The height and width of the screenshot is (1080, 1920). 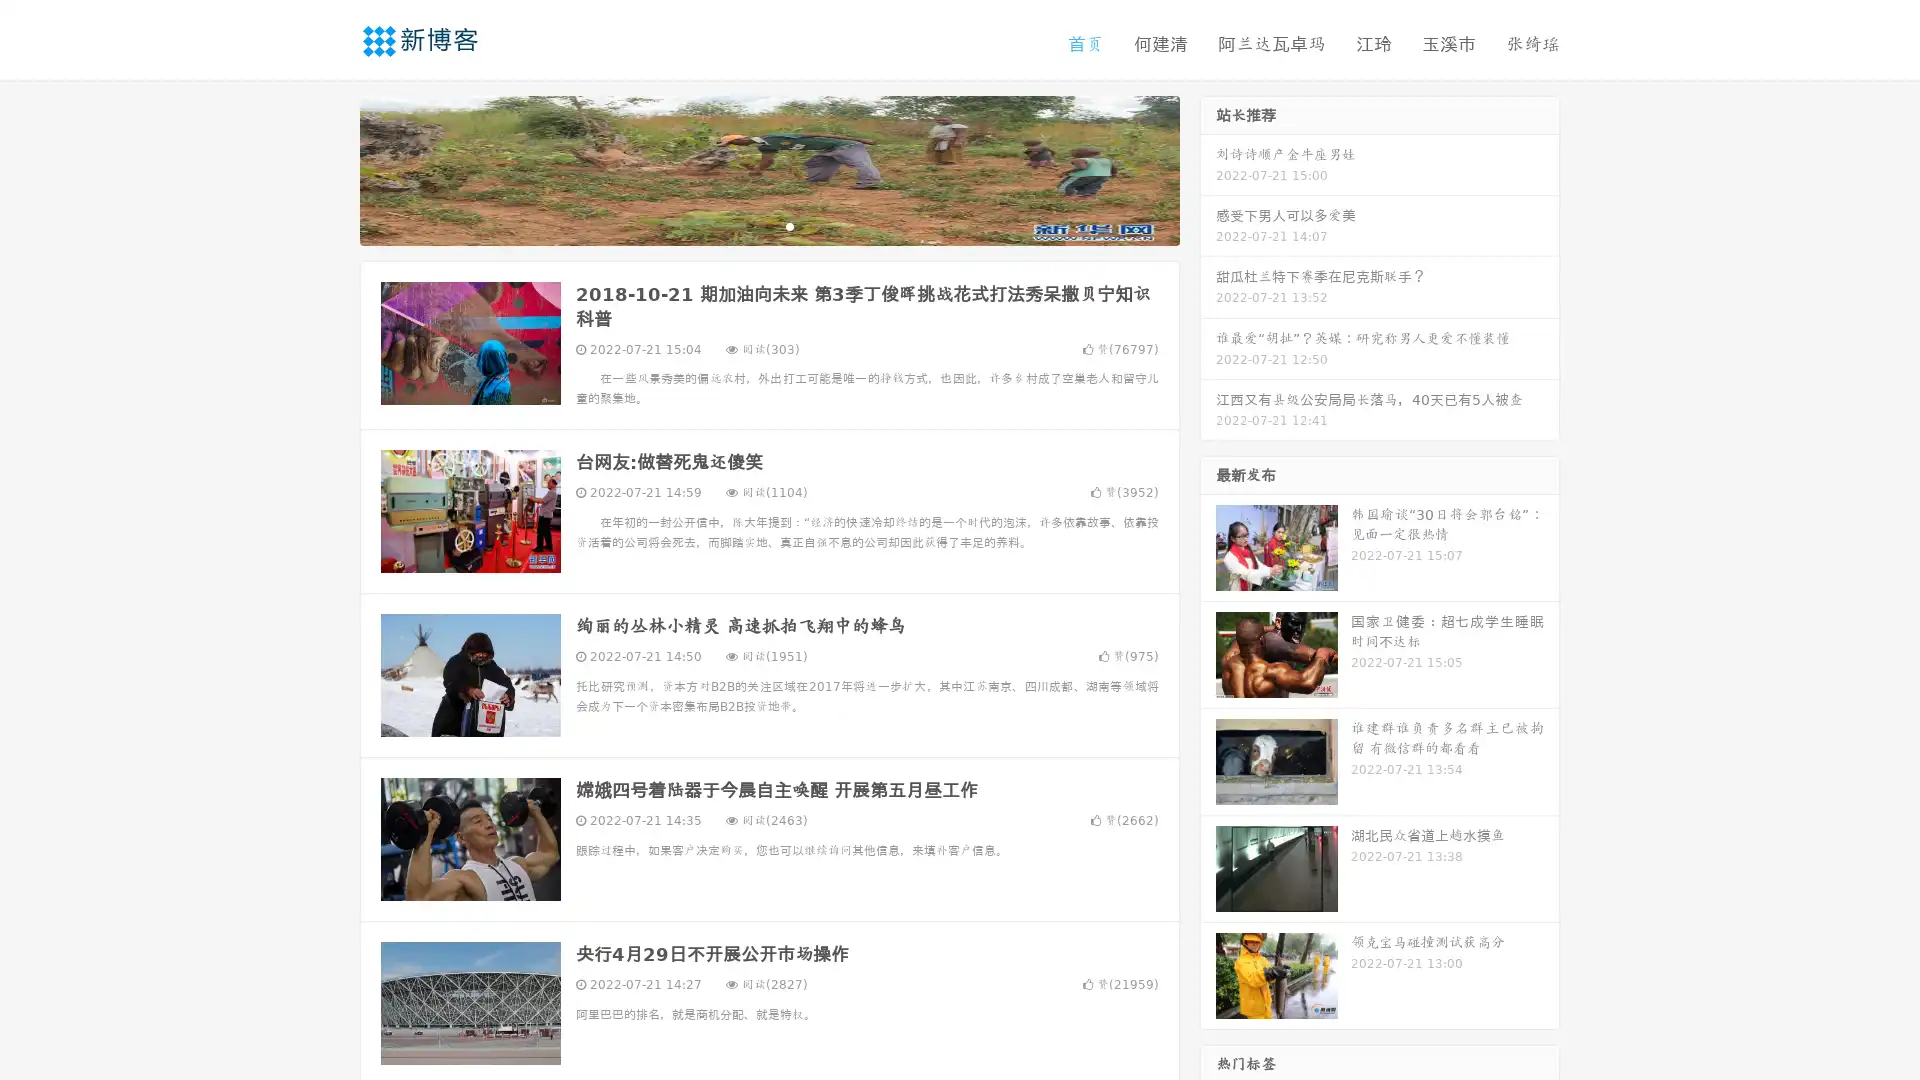 What do you see at coordinates (768, 225) in the screenshot?
I see `Go to slide 2` at bounding box center [768, 225].